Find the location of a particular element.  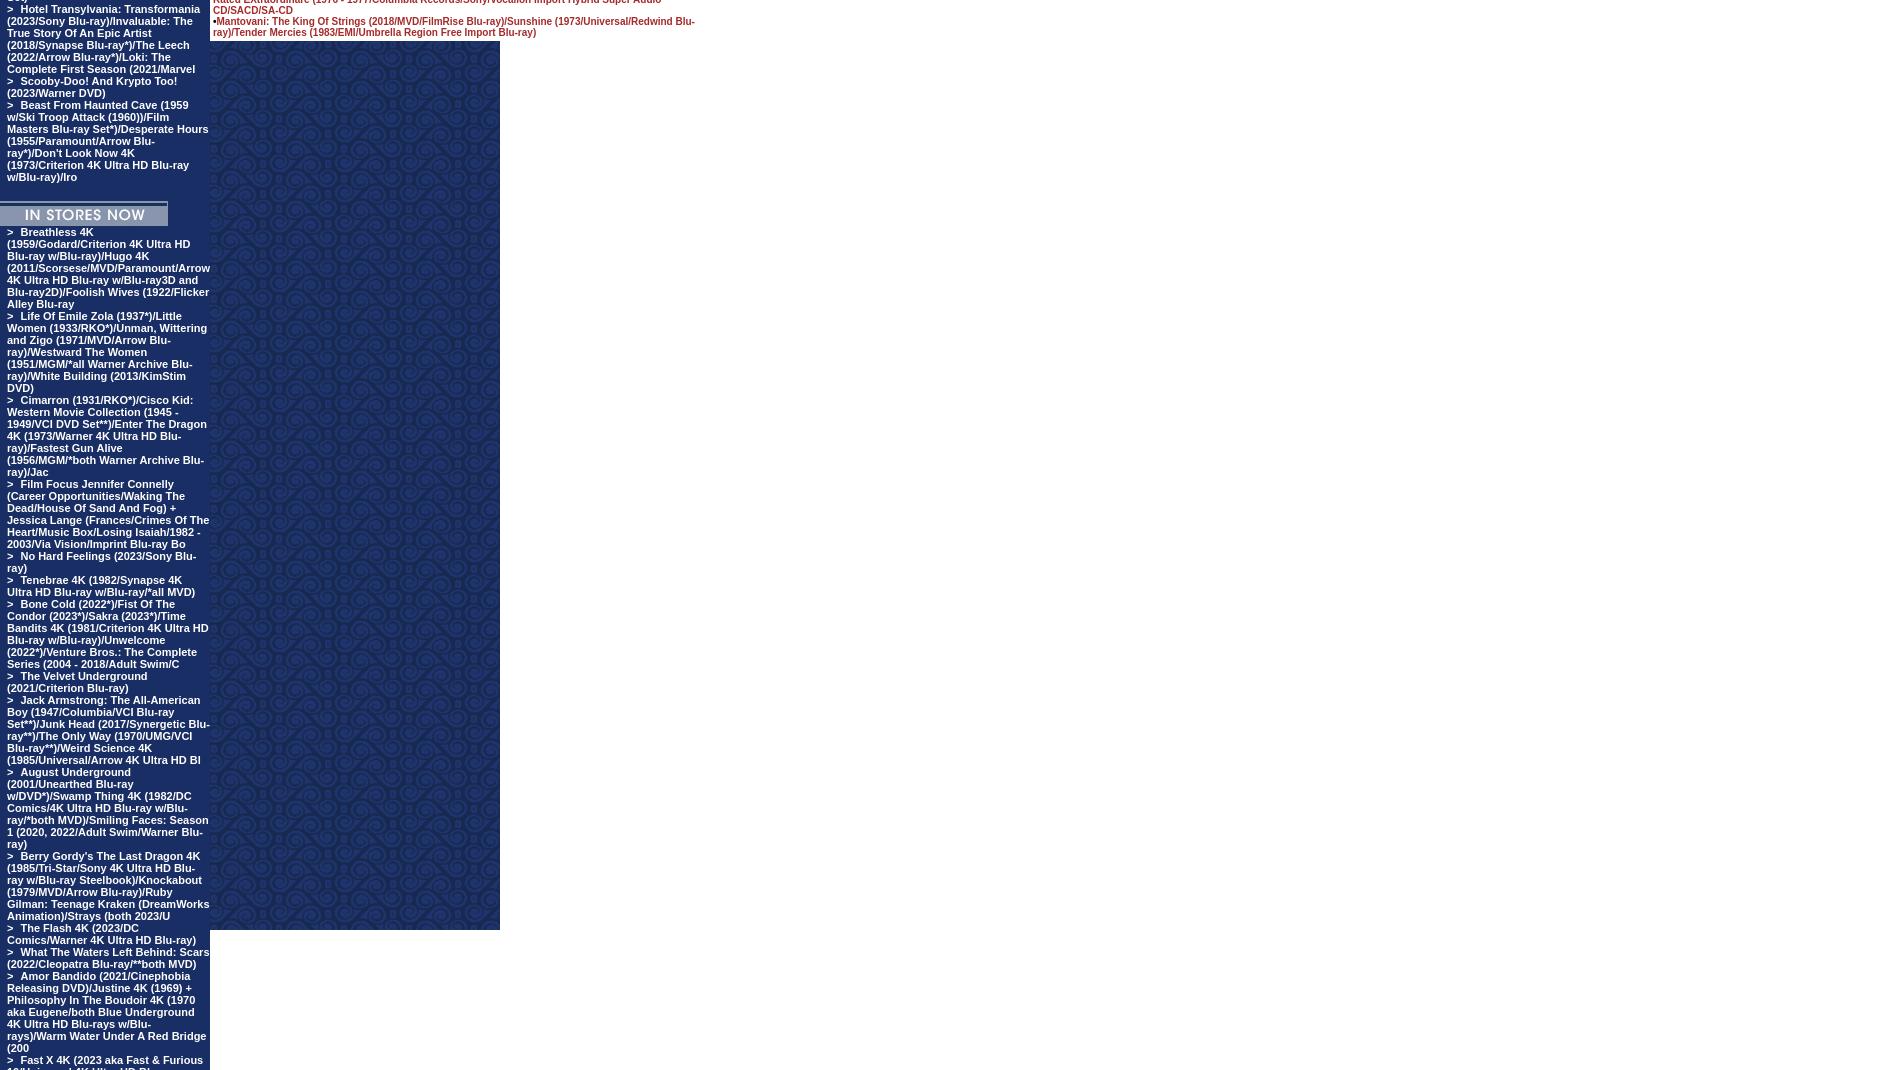

'The Flash 4K (2023/DC Comics/Warner 4K Ultra HD Blu-ray)' is located at coordinates (100, 933).